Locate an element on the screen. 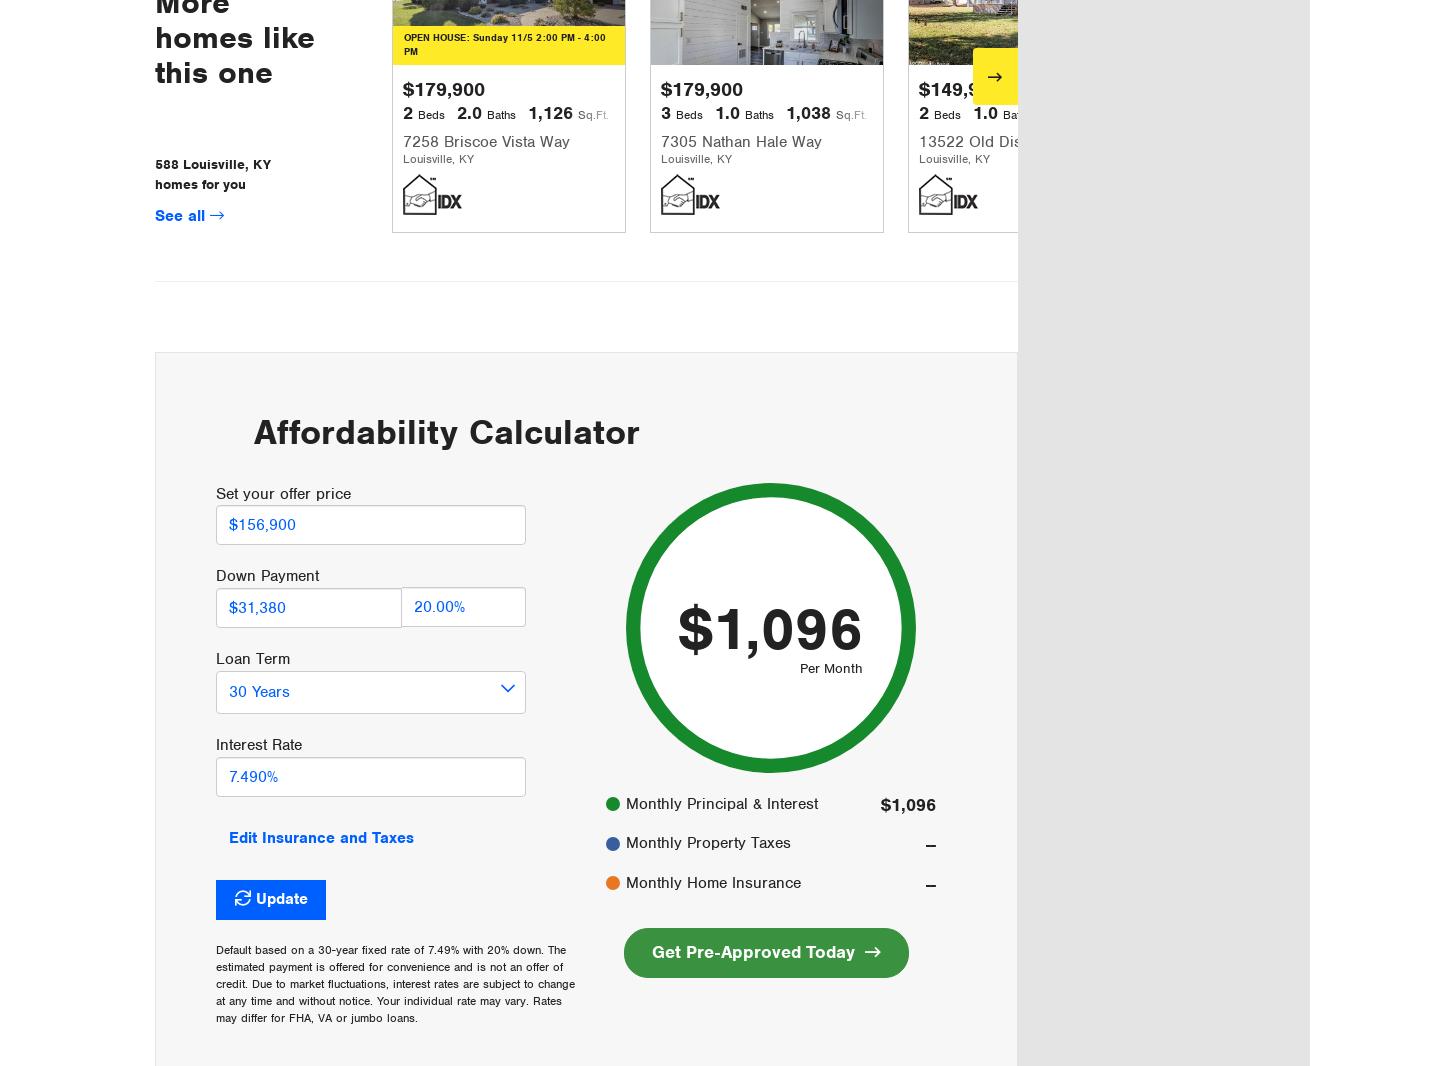 This screenshot has height=1066, width=1450. 'homes for you' is located at coordinates (154, 183).